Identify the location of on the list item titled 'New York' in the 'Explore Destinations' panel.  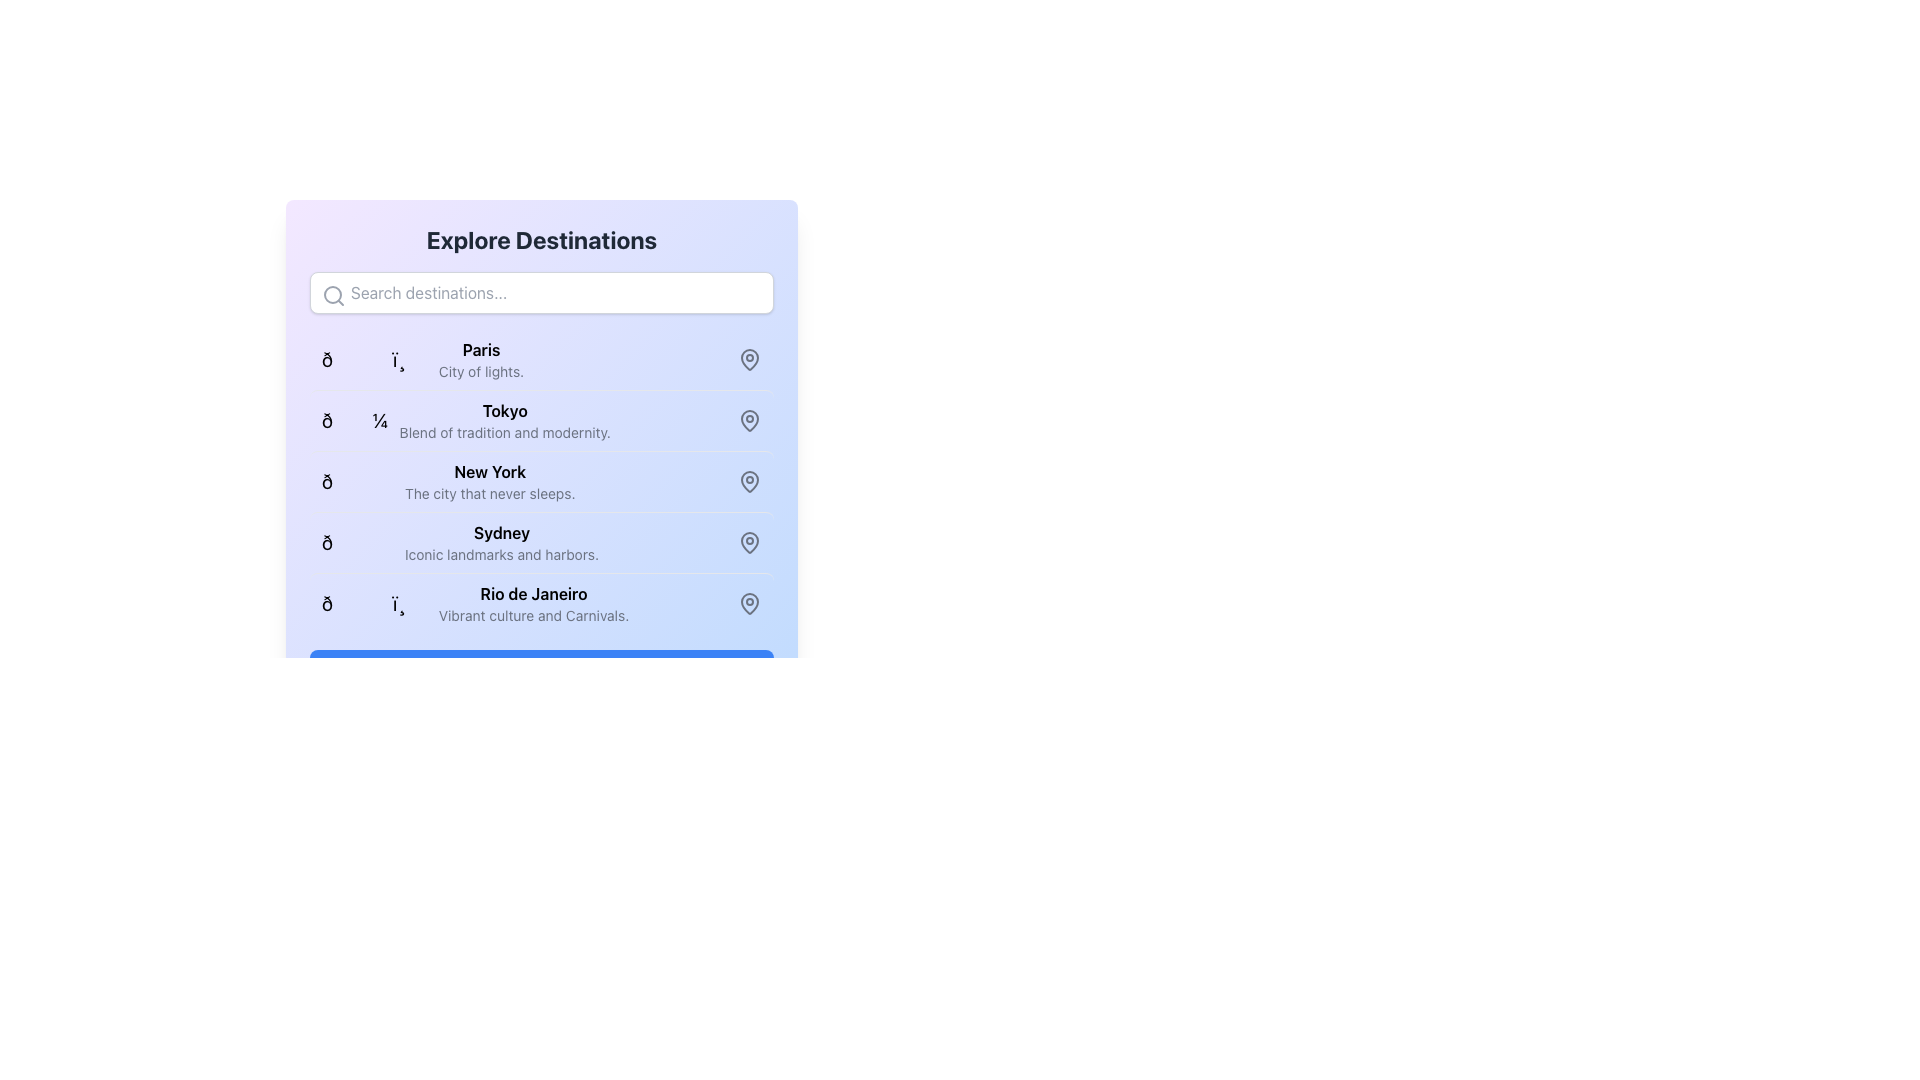
(447, 482).